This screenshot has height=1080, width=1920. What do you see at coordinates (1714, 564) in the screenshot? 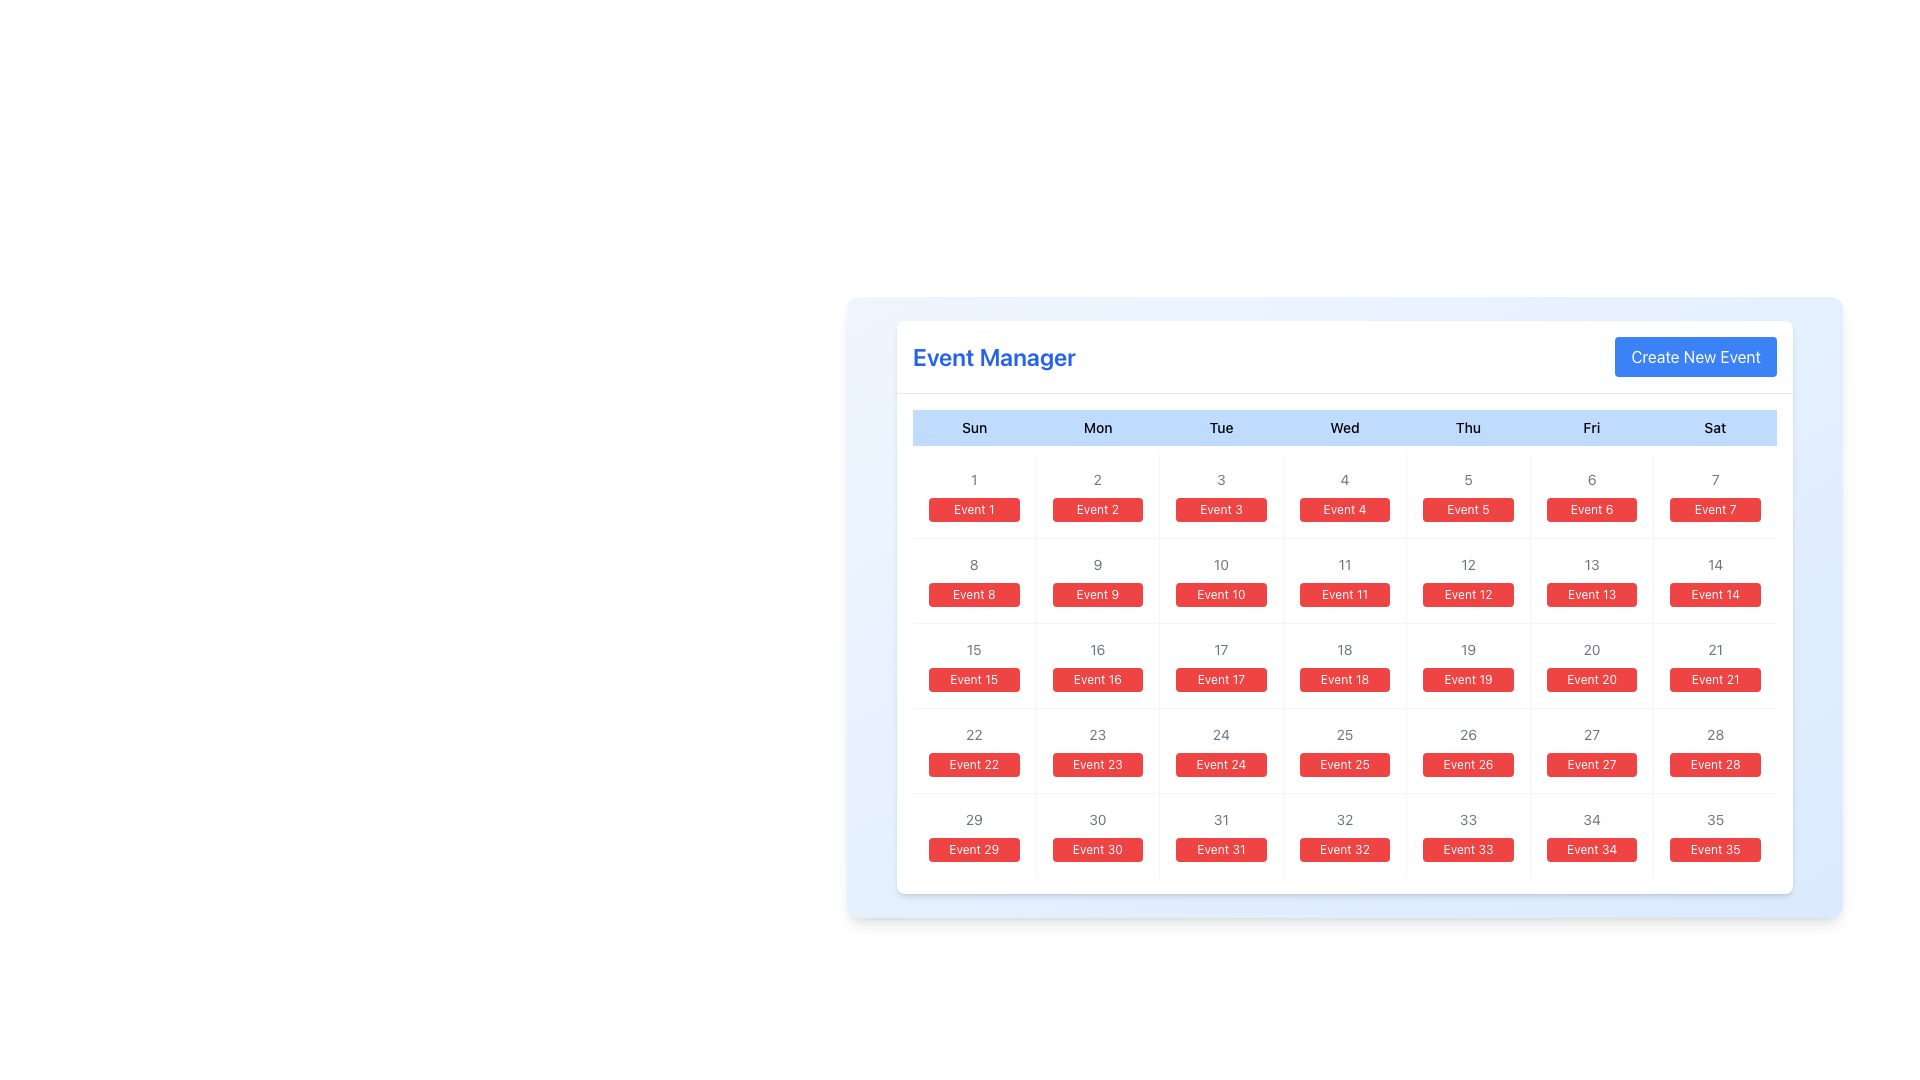
I see `displayed text '14' from the day number label inside the calendar entry for 'Event 14' located in the last column of the second row of the calendar` at bounding box center [1714, 564].